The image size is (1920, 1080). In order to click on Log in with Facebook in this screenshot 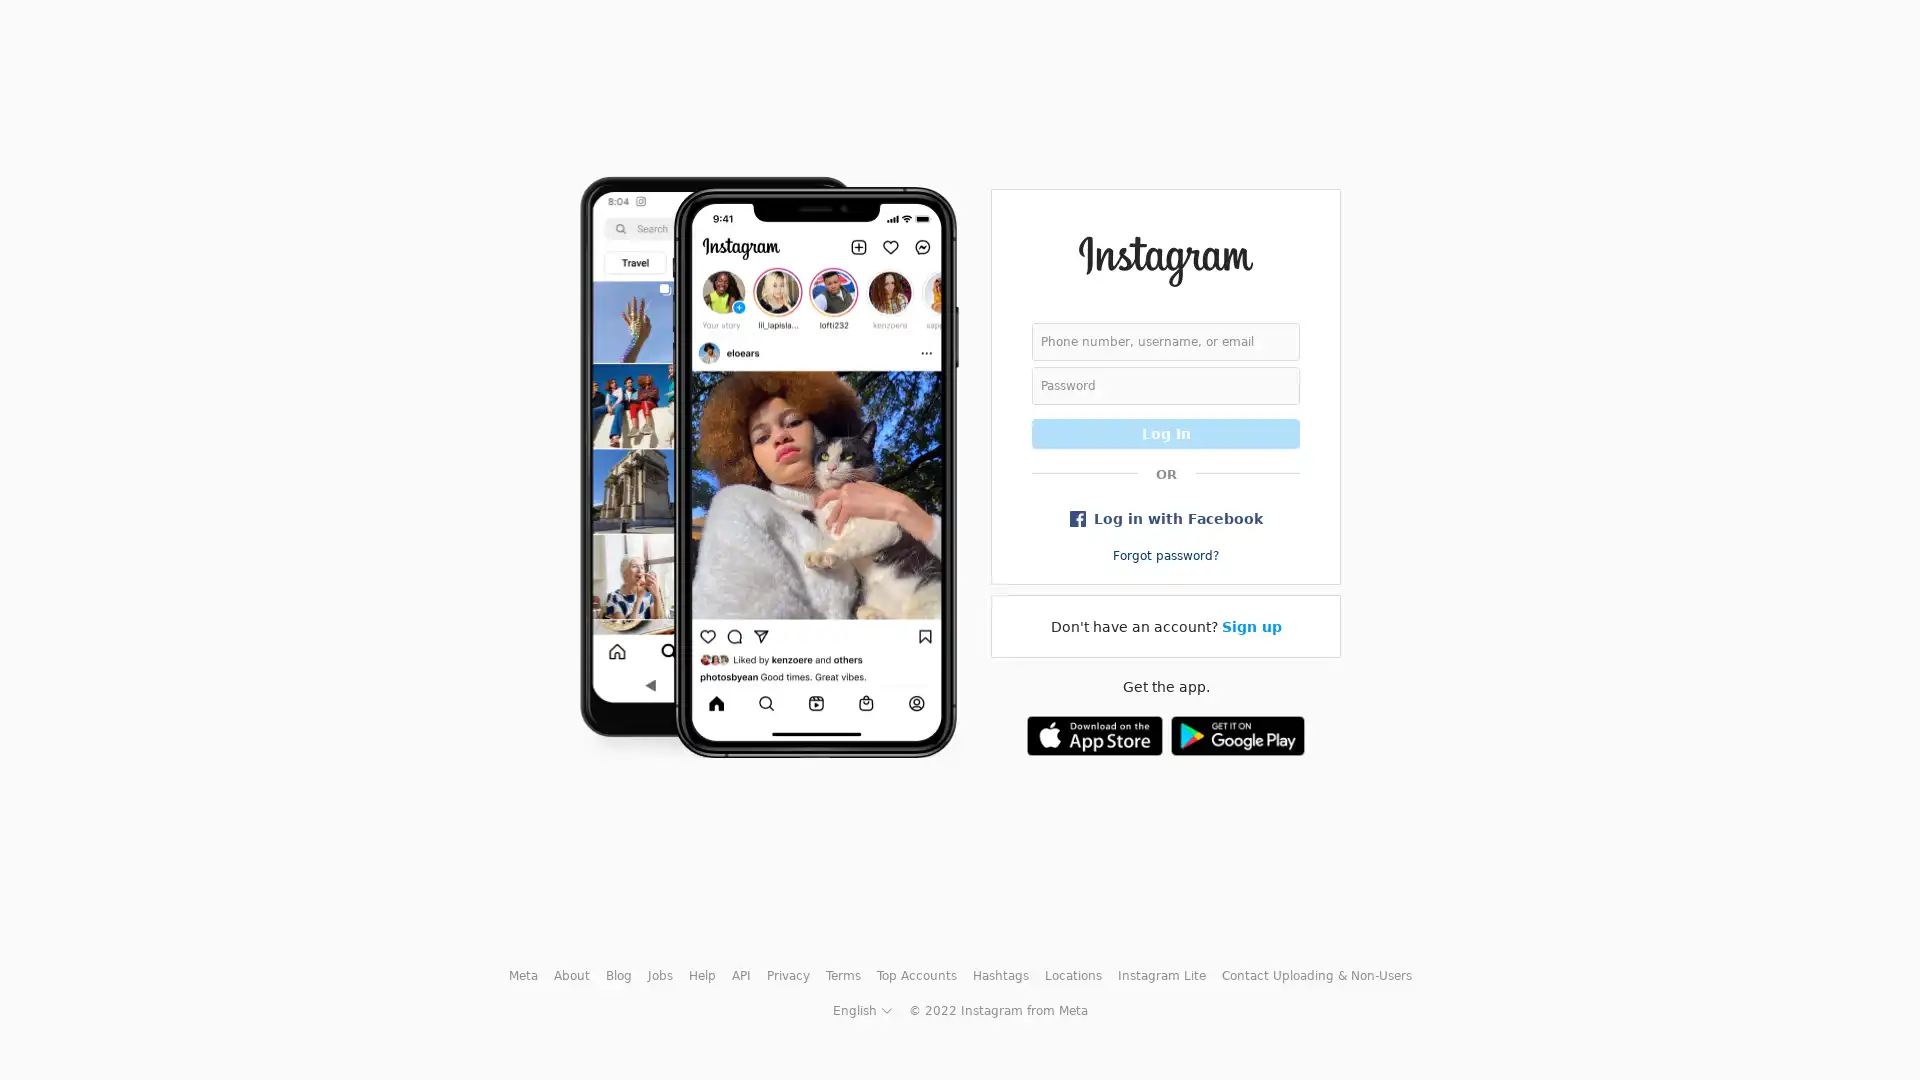, I will do `click(1166, 515)`.